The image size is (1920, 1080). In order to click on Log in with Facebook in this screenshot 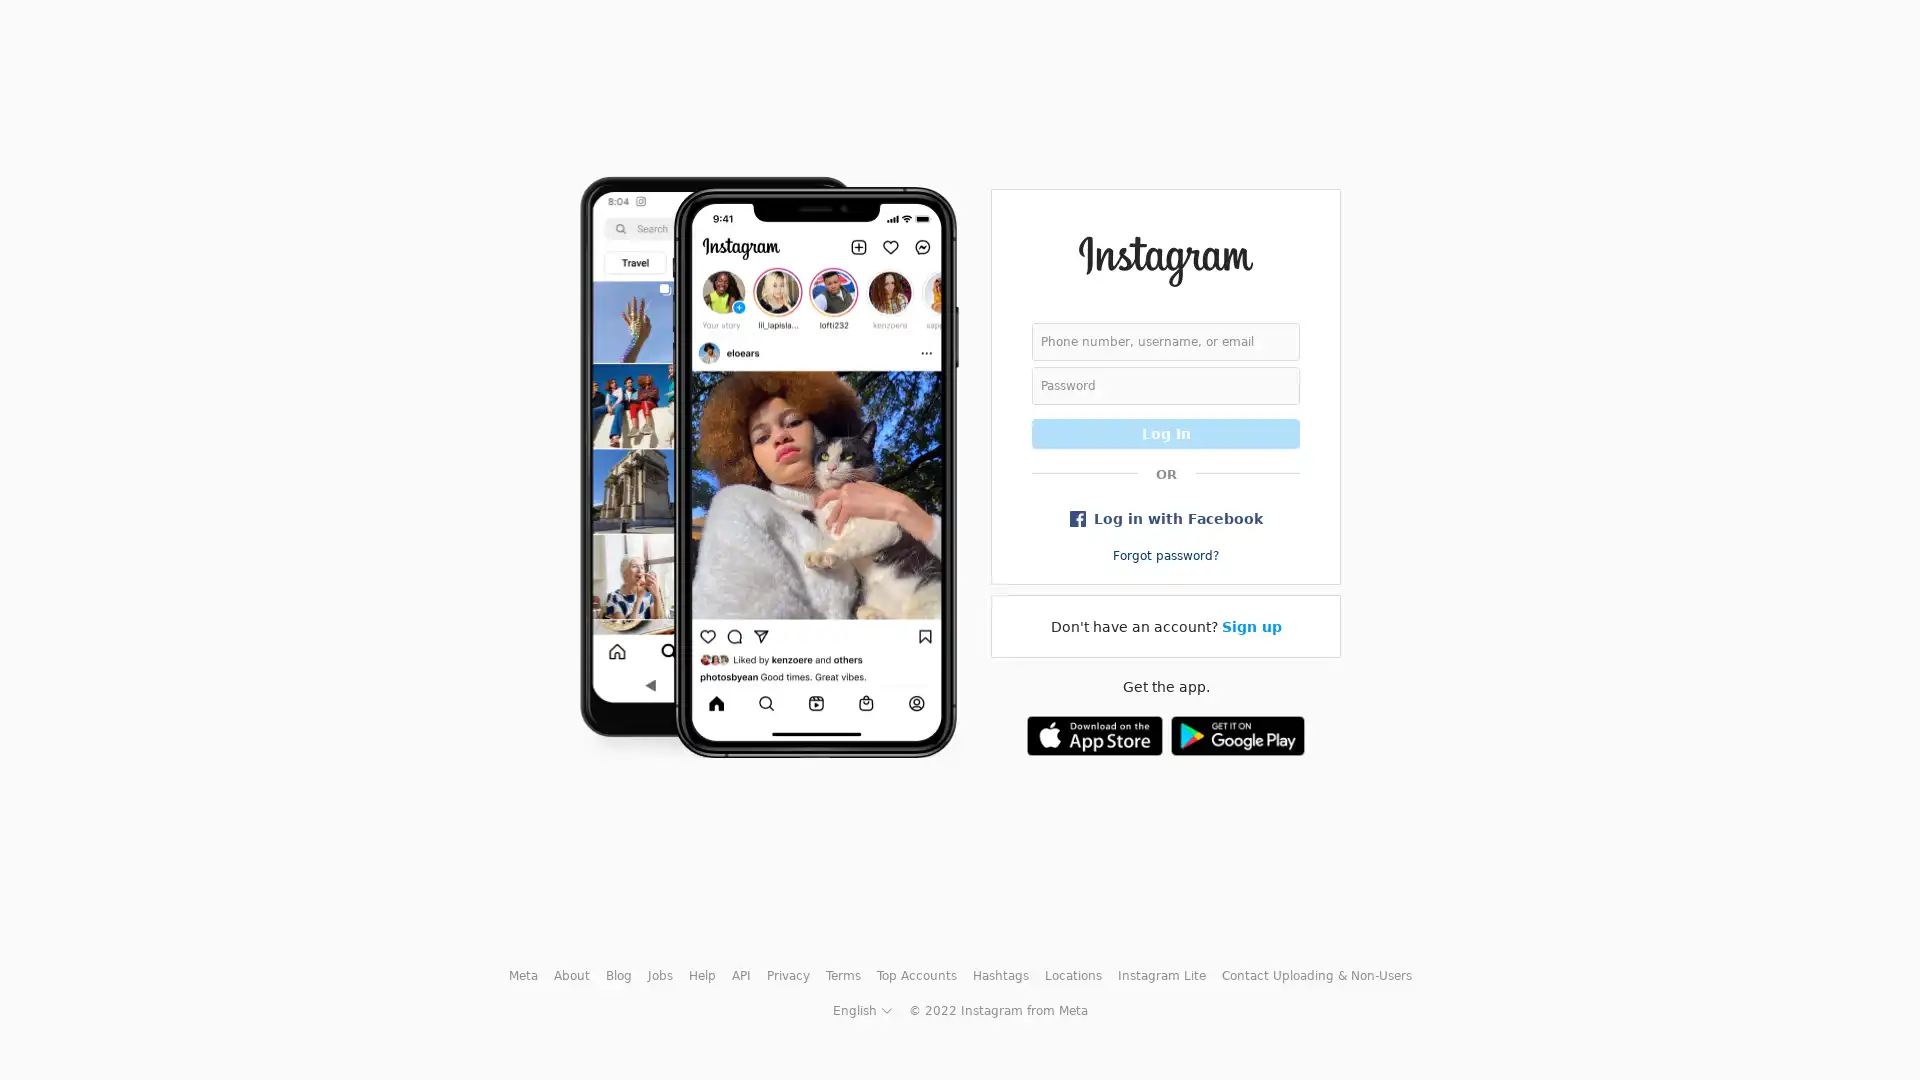, I will do `click(1166, 515)`.